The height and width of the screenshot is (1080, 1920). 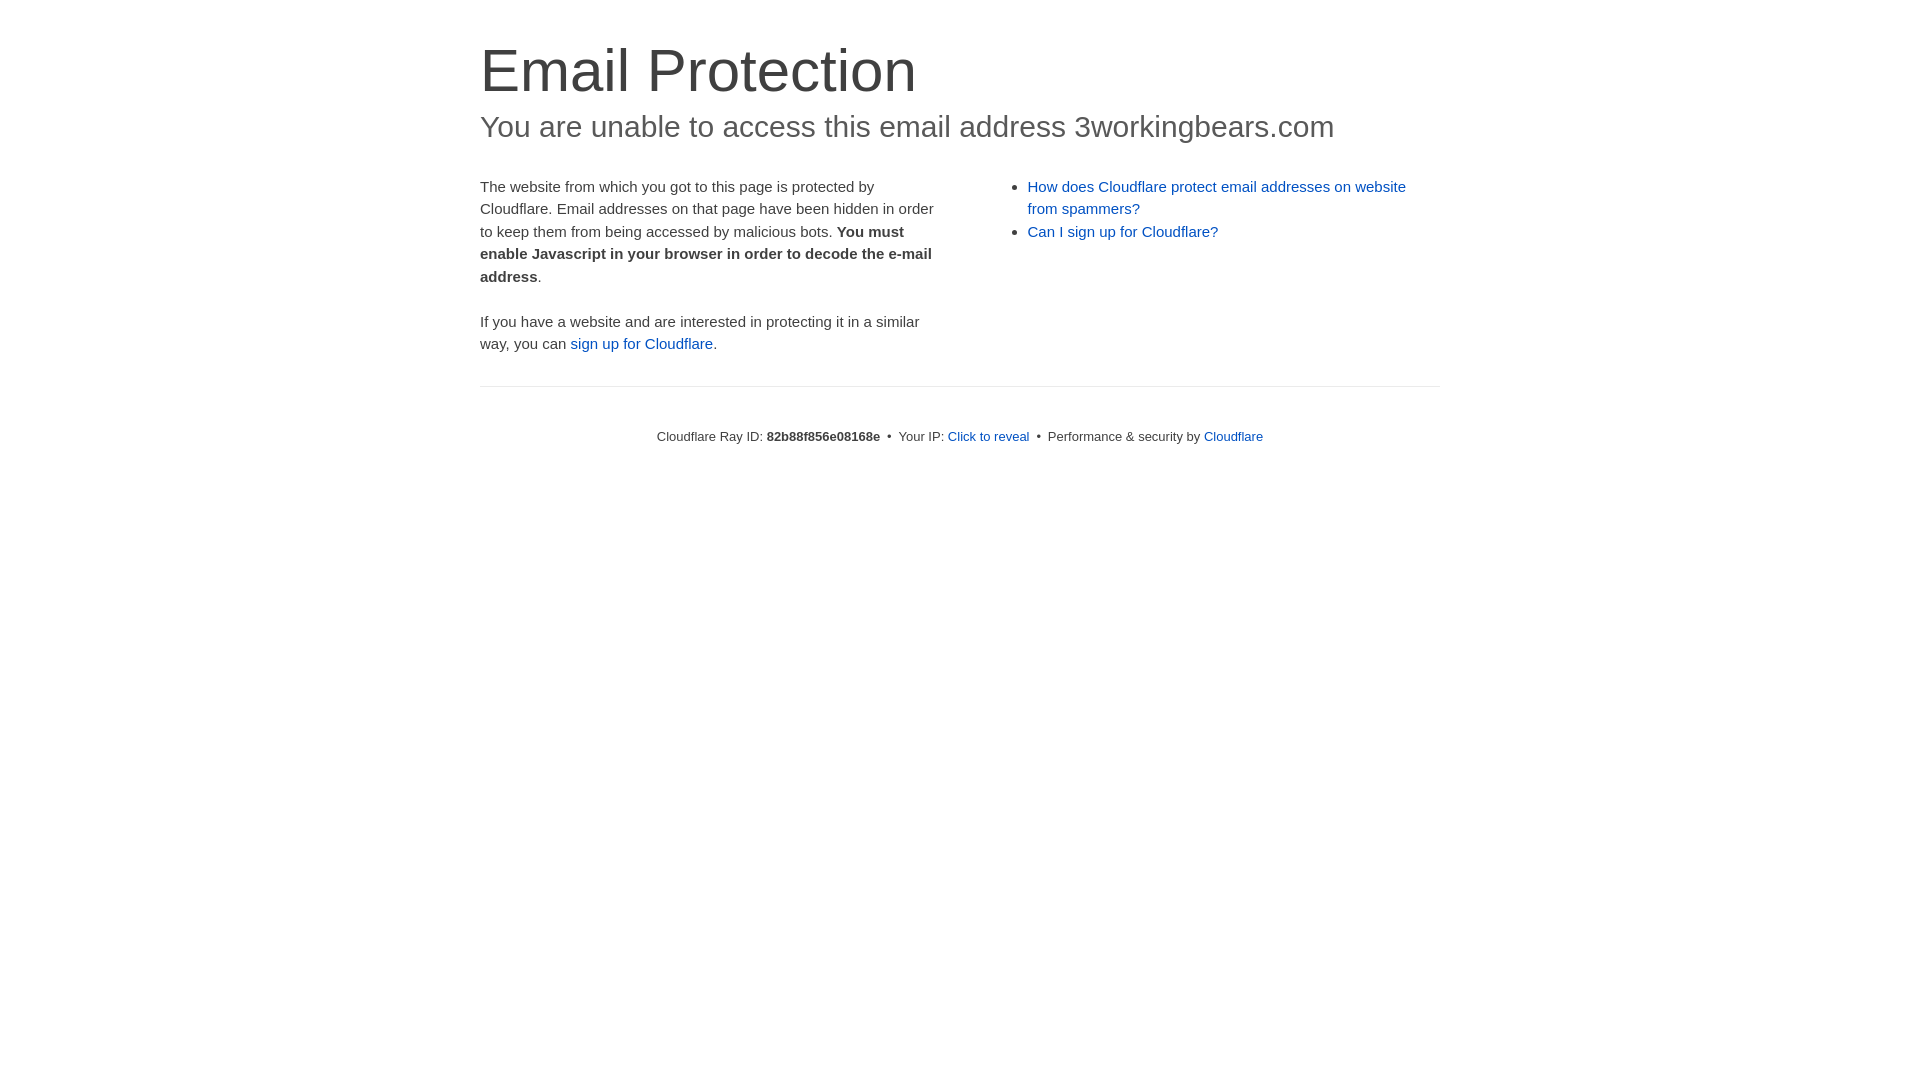 What do you see at coordinates (1232, 435) in the screenshot?
I see `'Cloudflare'` at bounding box center [1232, 435].